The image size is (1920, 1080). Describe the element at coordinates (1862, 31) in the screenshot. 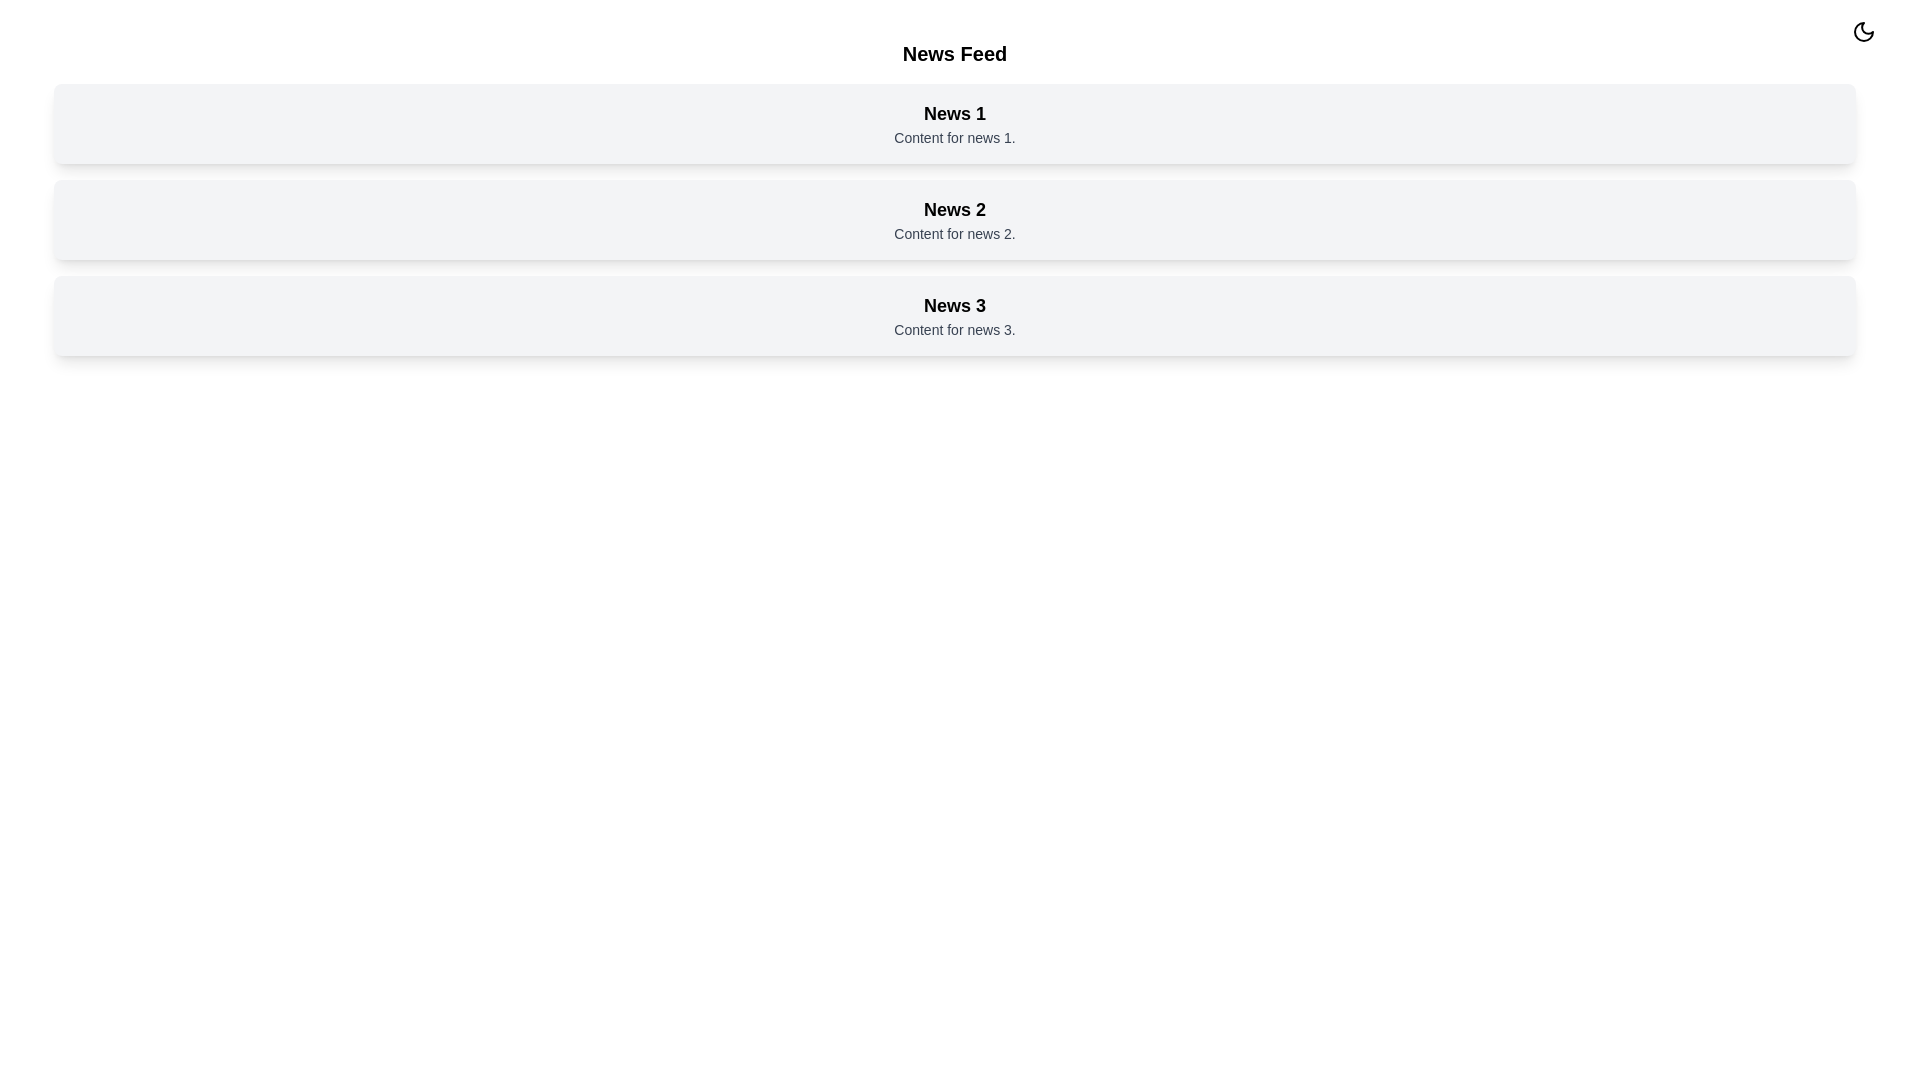

I see `the nighttime or dark mode icon located at the top-right corner of the interface` at that location.